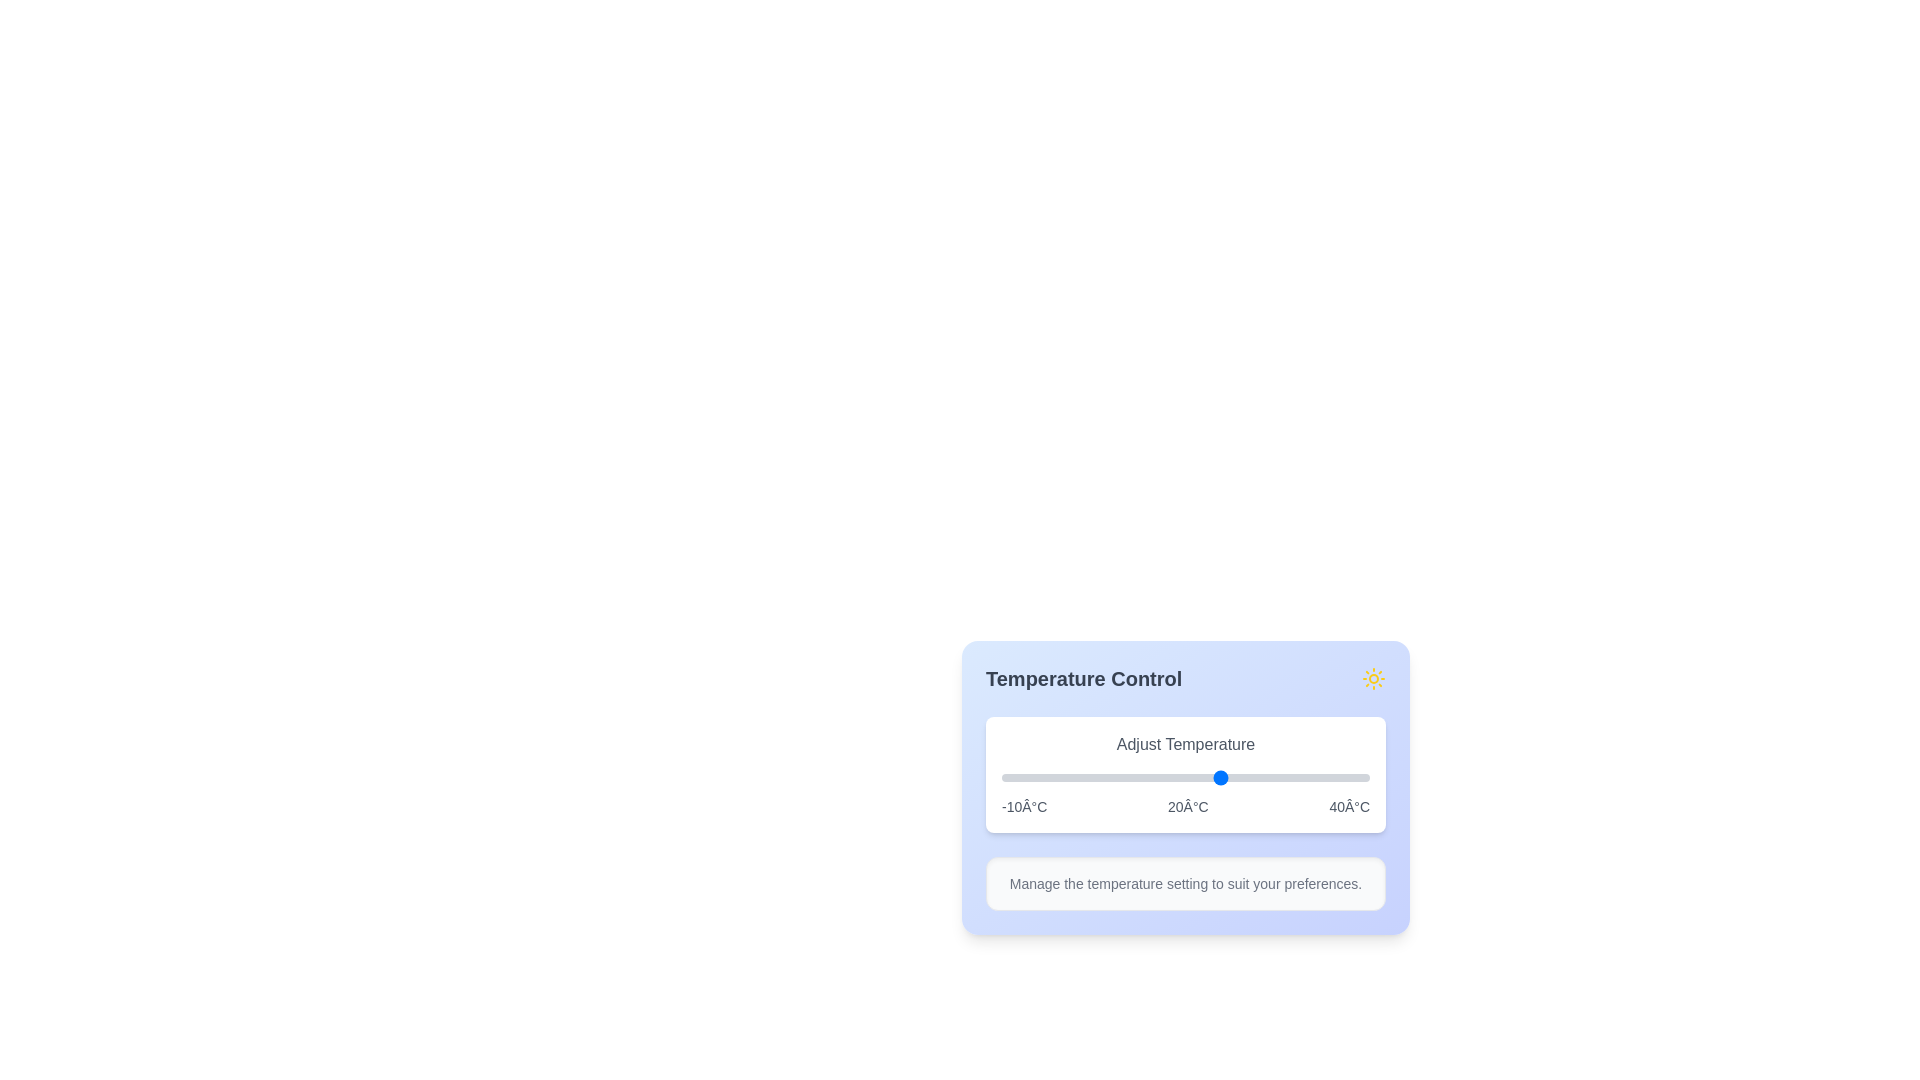 The height and width of the screenshot is (1080, 1920). What do you see at coordinates (1185, 882) in the screenshot?
I see `the informational text element to read its content` at bounding box center [1185, 882].